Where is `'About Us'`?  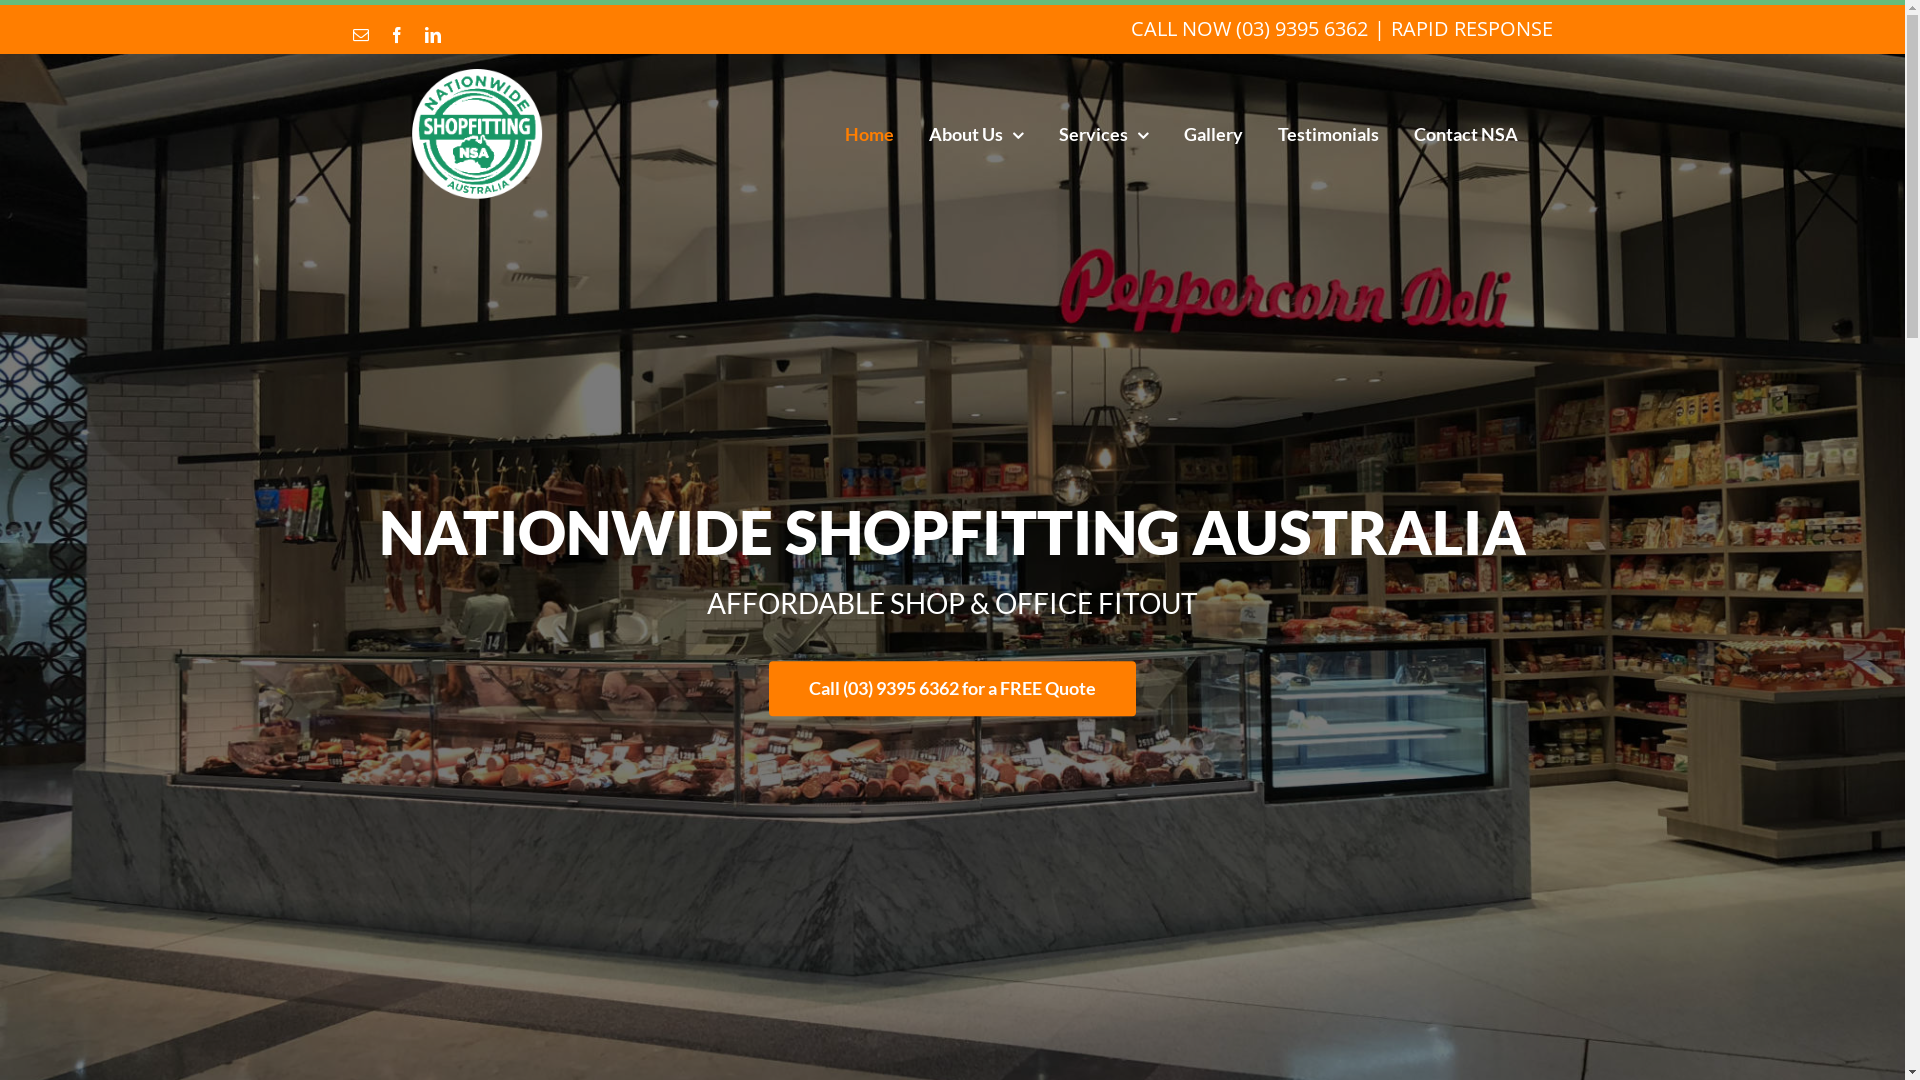
'About Us' is located at coordinates (975, 134).